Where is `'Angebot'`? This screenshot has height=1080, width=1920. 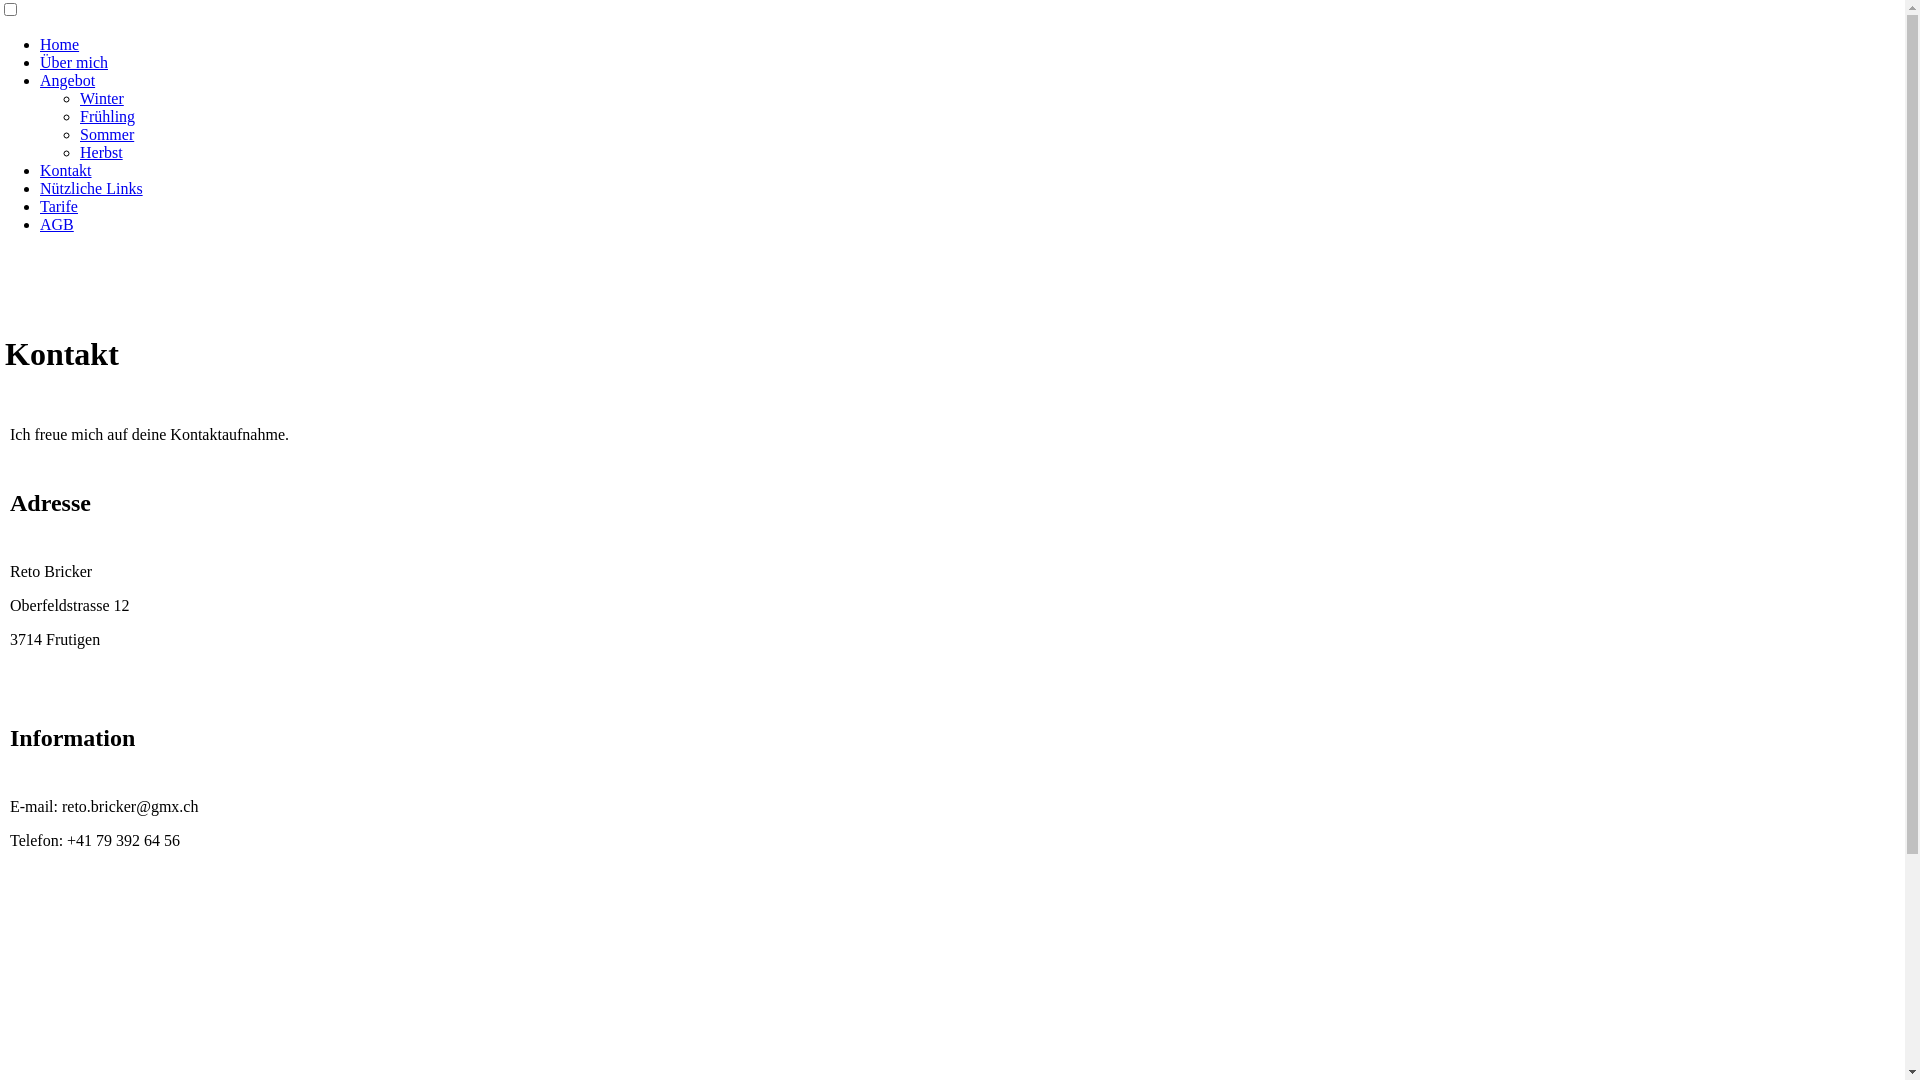
'Angebot' is located at coordinates (67, 79).